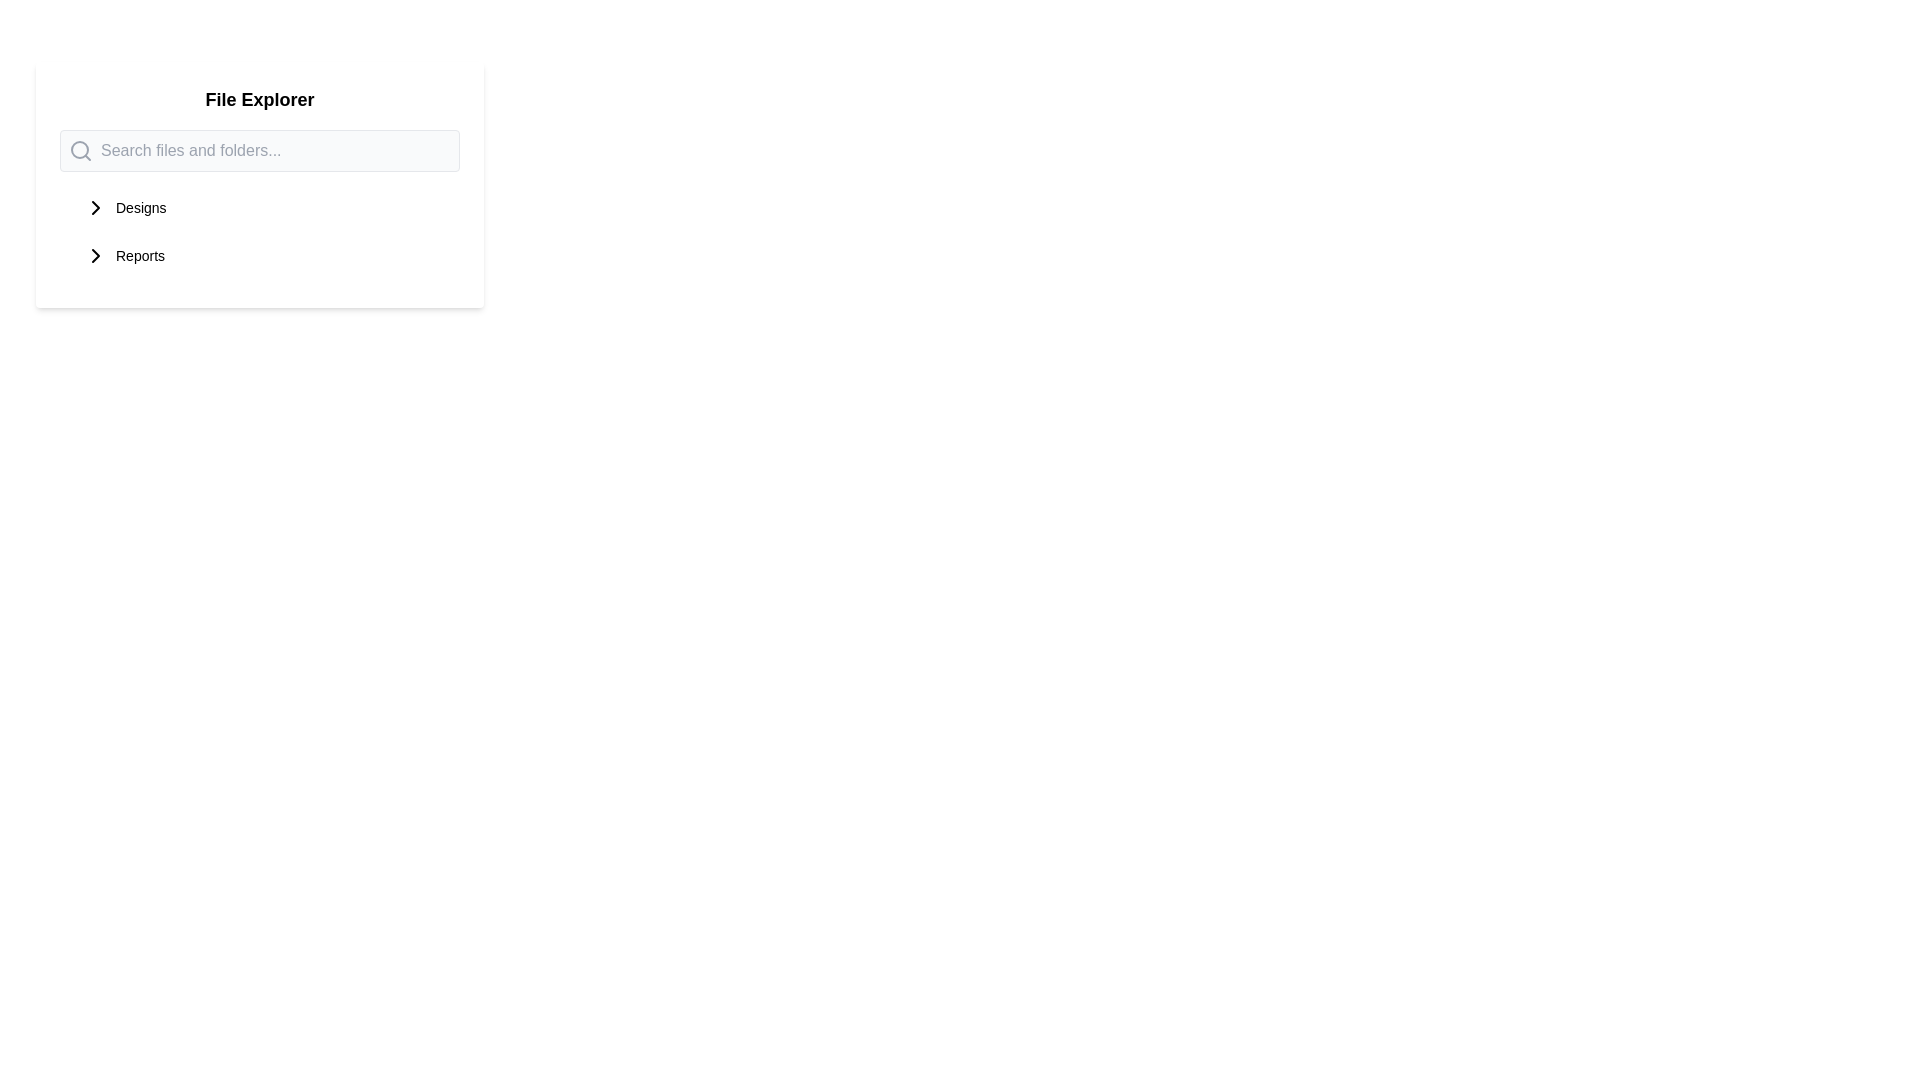 This screenshot has height=1080, width=1920. What do you see at coordinates (95, 208) in the screenshot?
I see `the navigational icon next to the 'Designs' label, which indicates expandable options related to the 'Designs' section` at bounding box center [95, 208].